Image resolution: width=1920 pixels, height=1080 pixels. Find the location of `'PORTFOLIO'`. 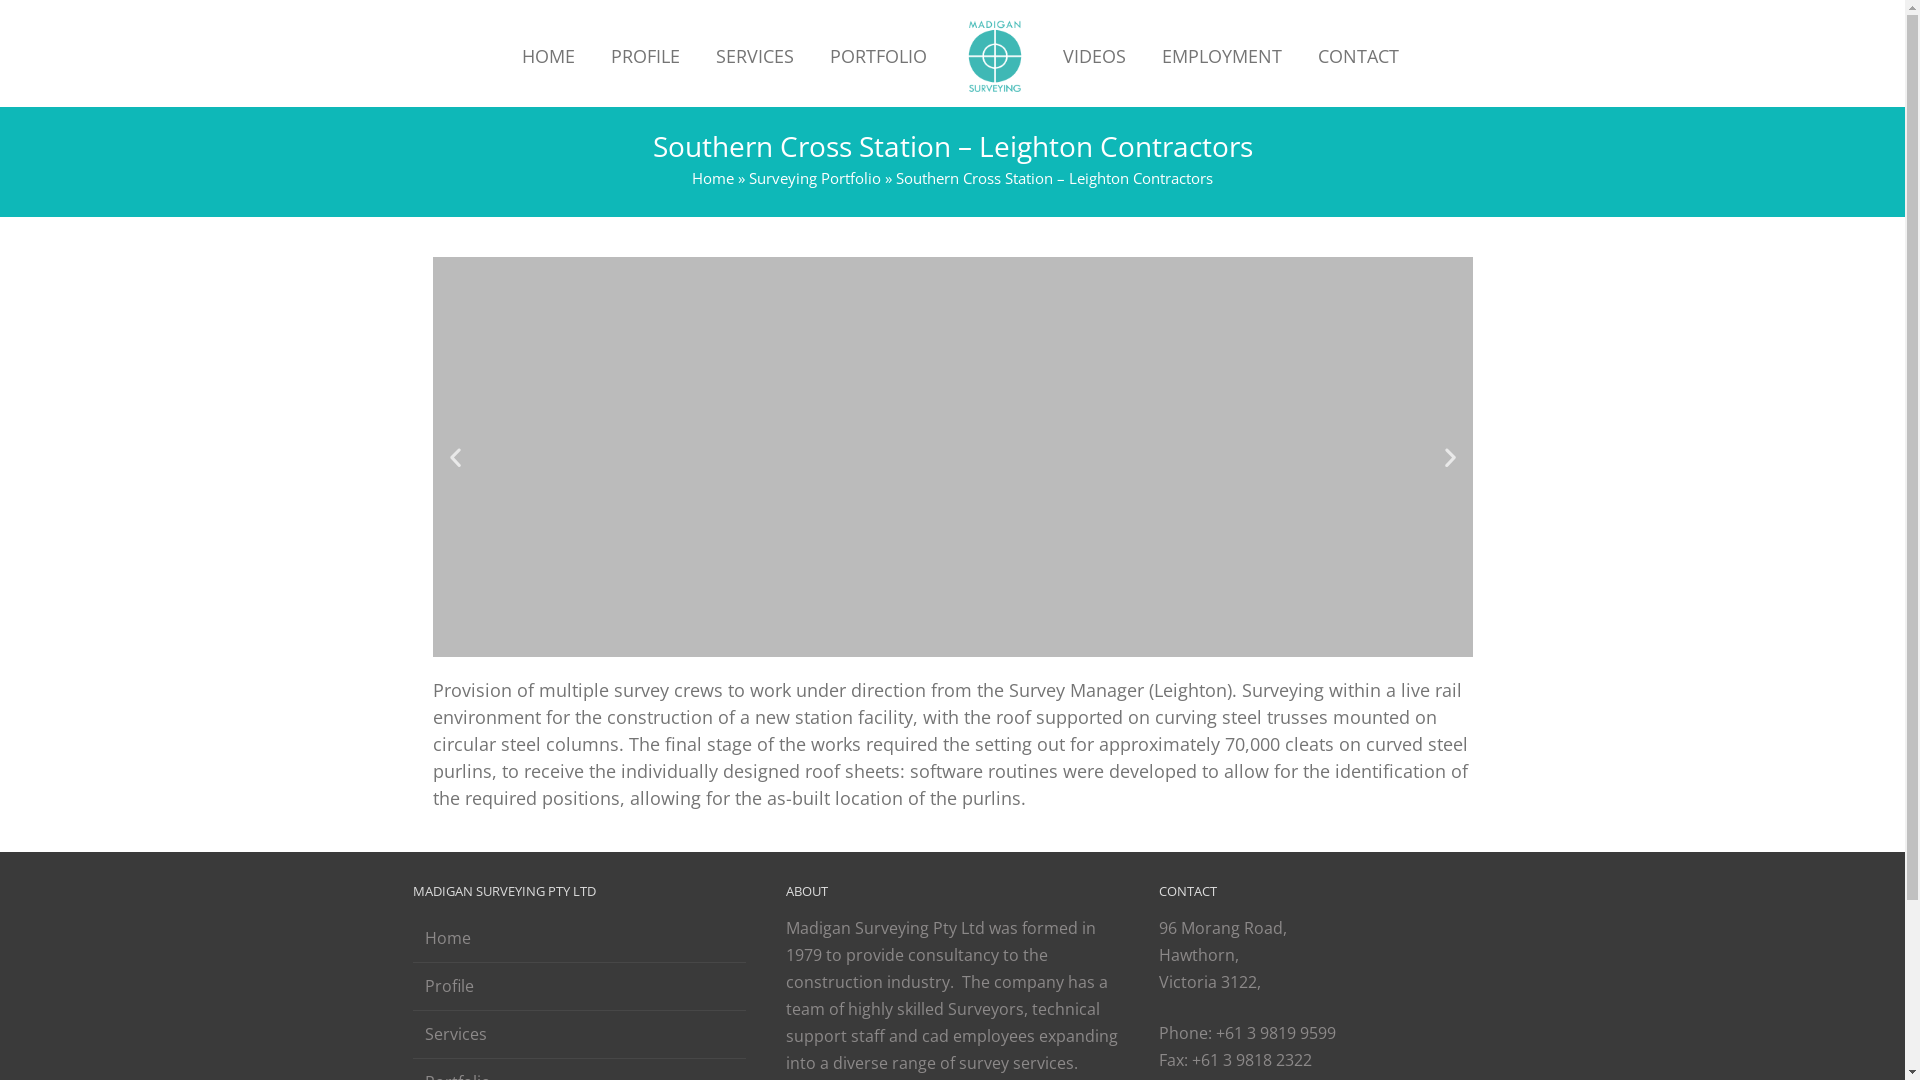

'PORTFOLIO' is located at coordinates (878, 55).